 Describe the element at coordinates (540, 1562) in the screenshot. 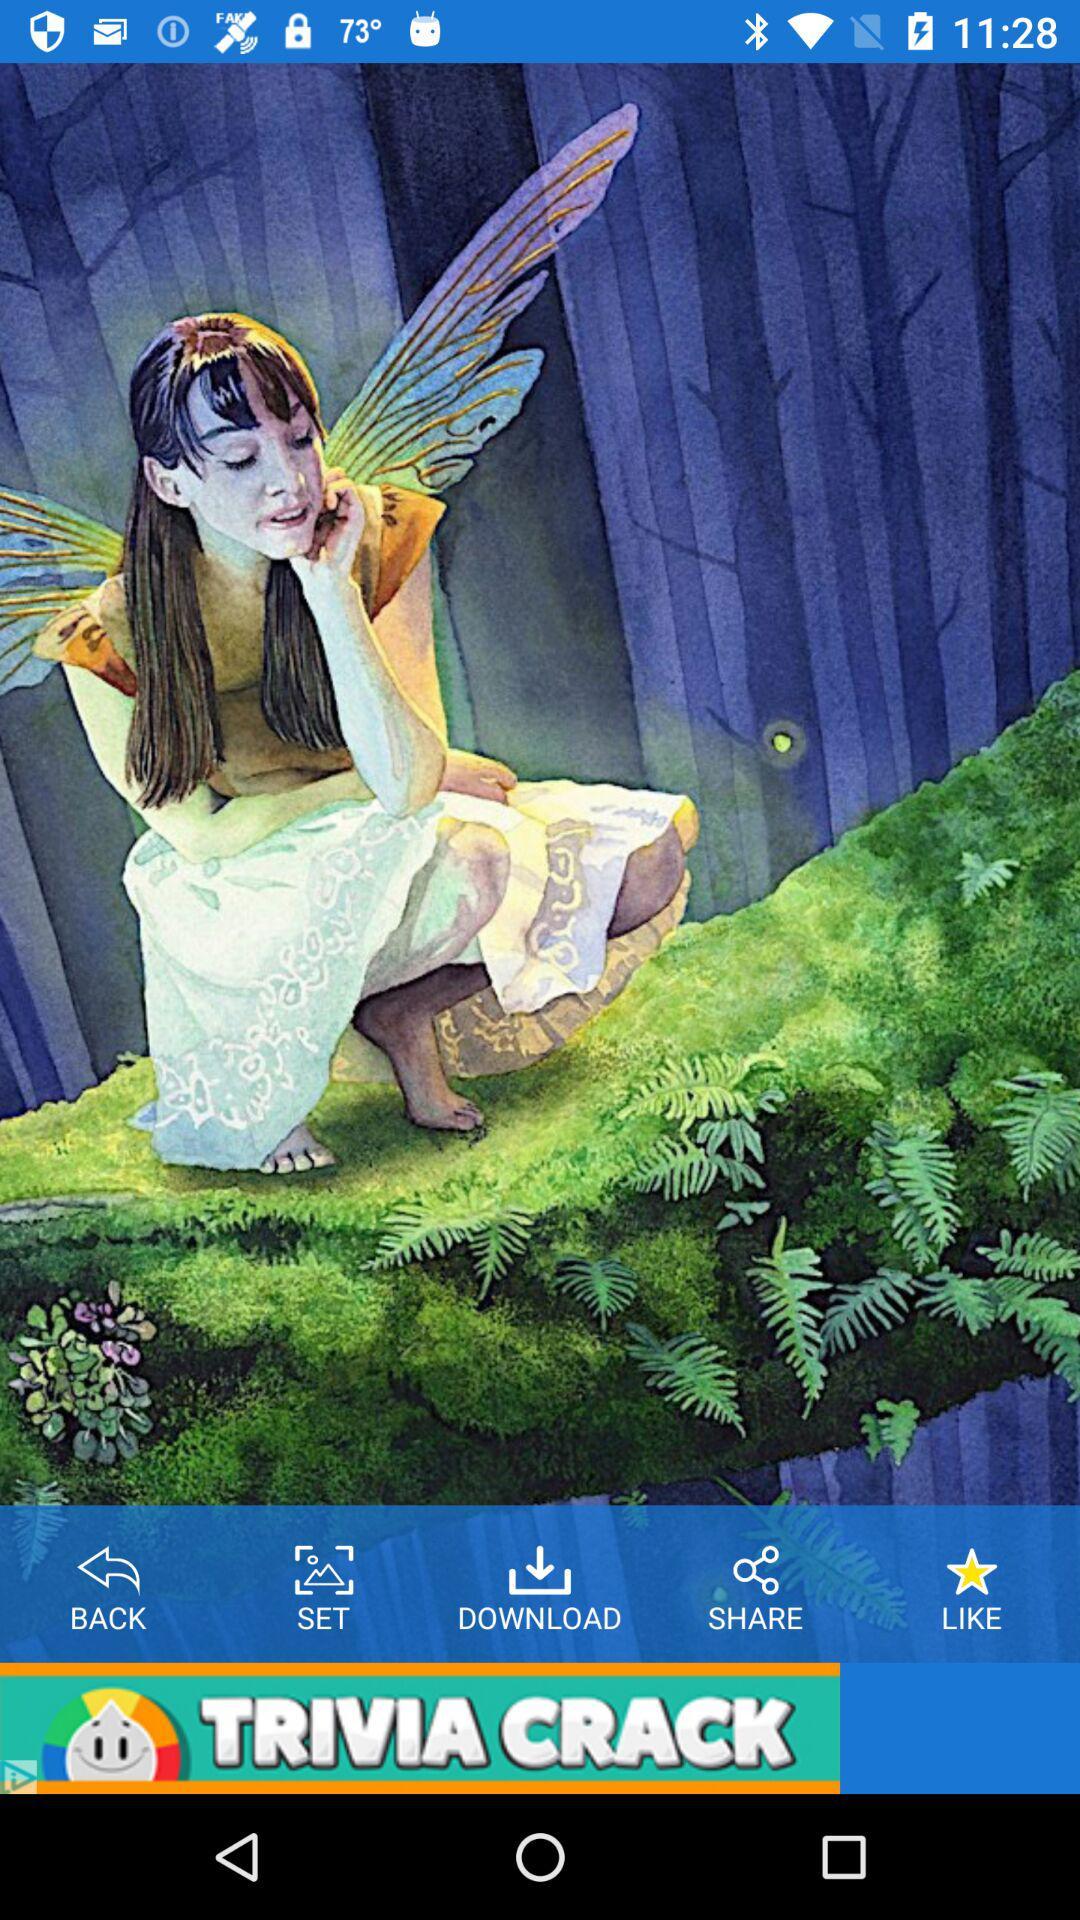

I see `the file_download icon` at that location.